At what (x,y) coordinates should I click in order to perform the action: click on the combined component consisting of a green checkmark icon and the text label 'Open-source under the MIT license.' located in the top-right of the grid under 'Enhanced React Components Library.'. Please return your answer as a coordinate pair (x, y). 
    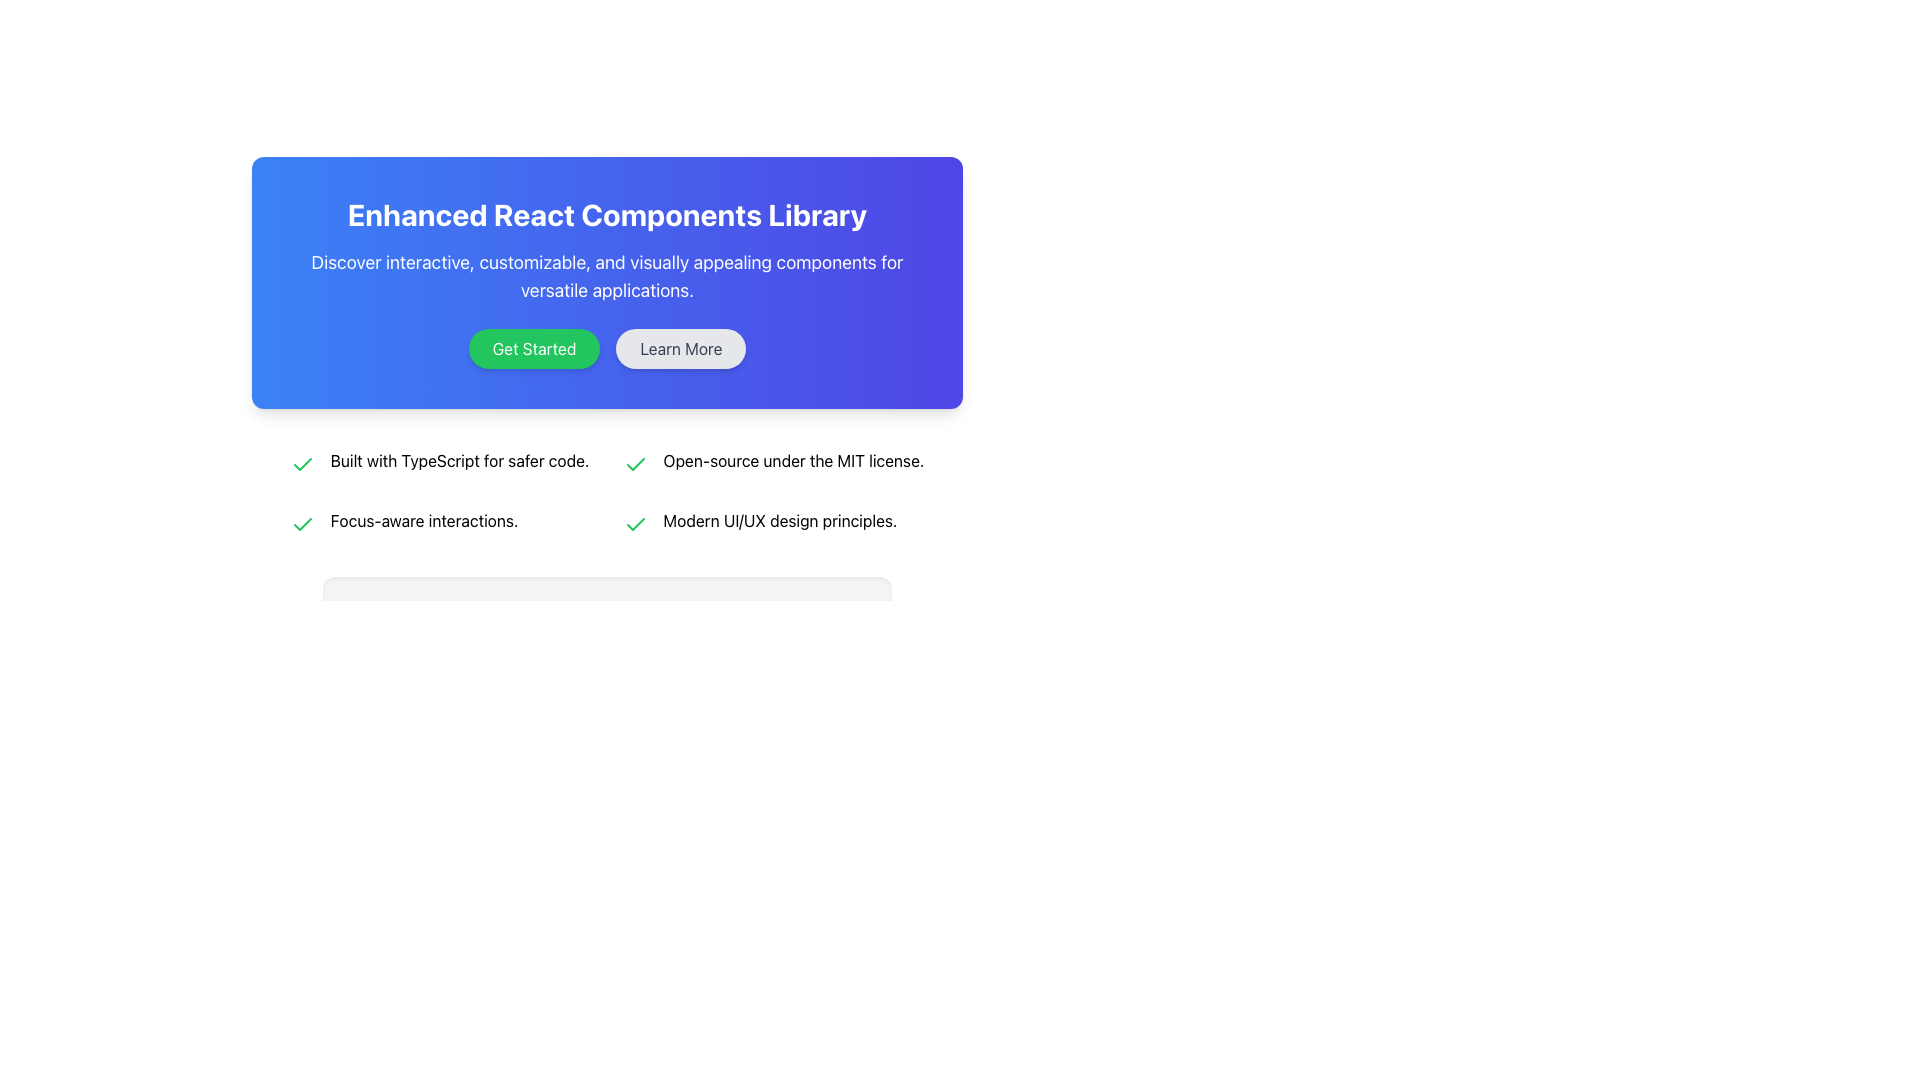
    Looking at the image, I should click on (772, 462).